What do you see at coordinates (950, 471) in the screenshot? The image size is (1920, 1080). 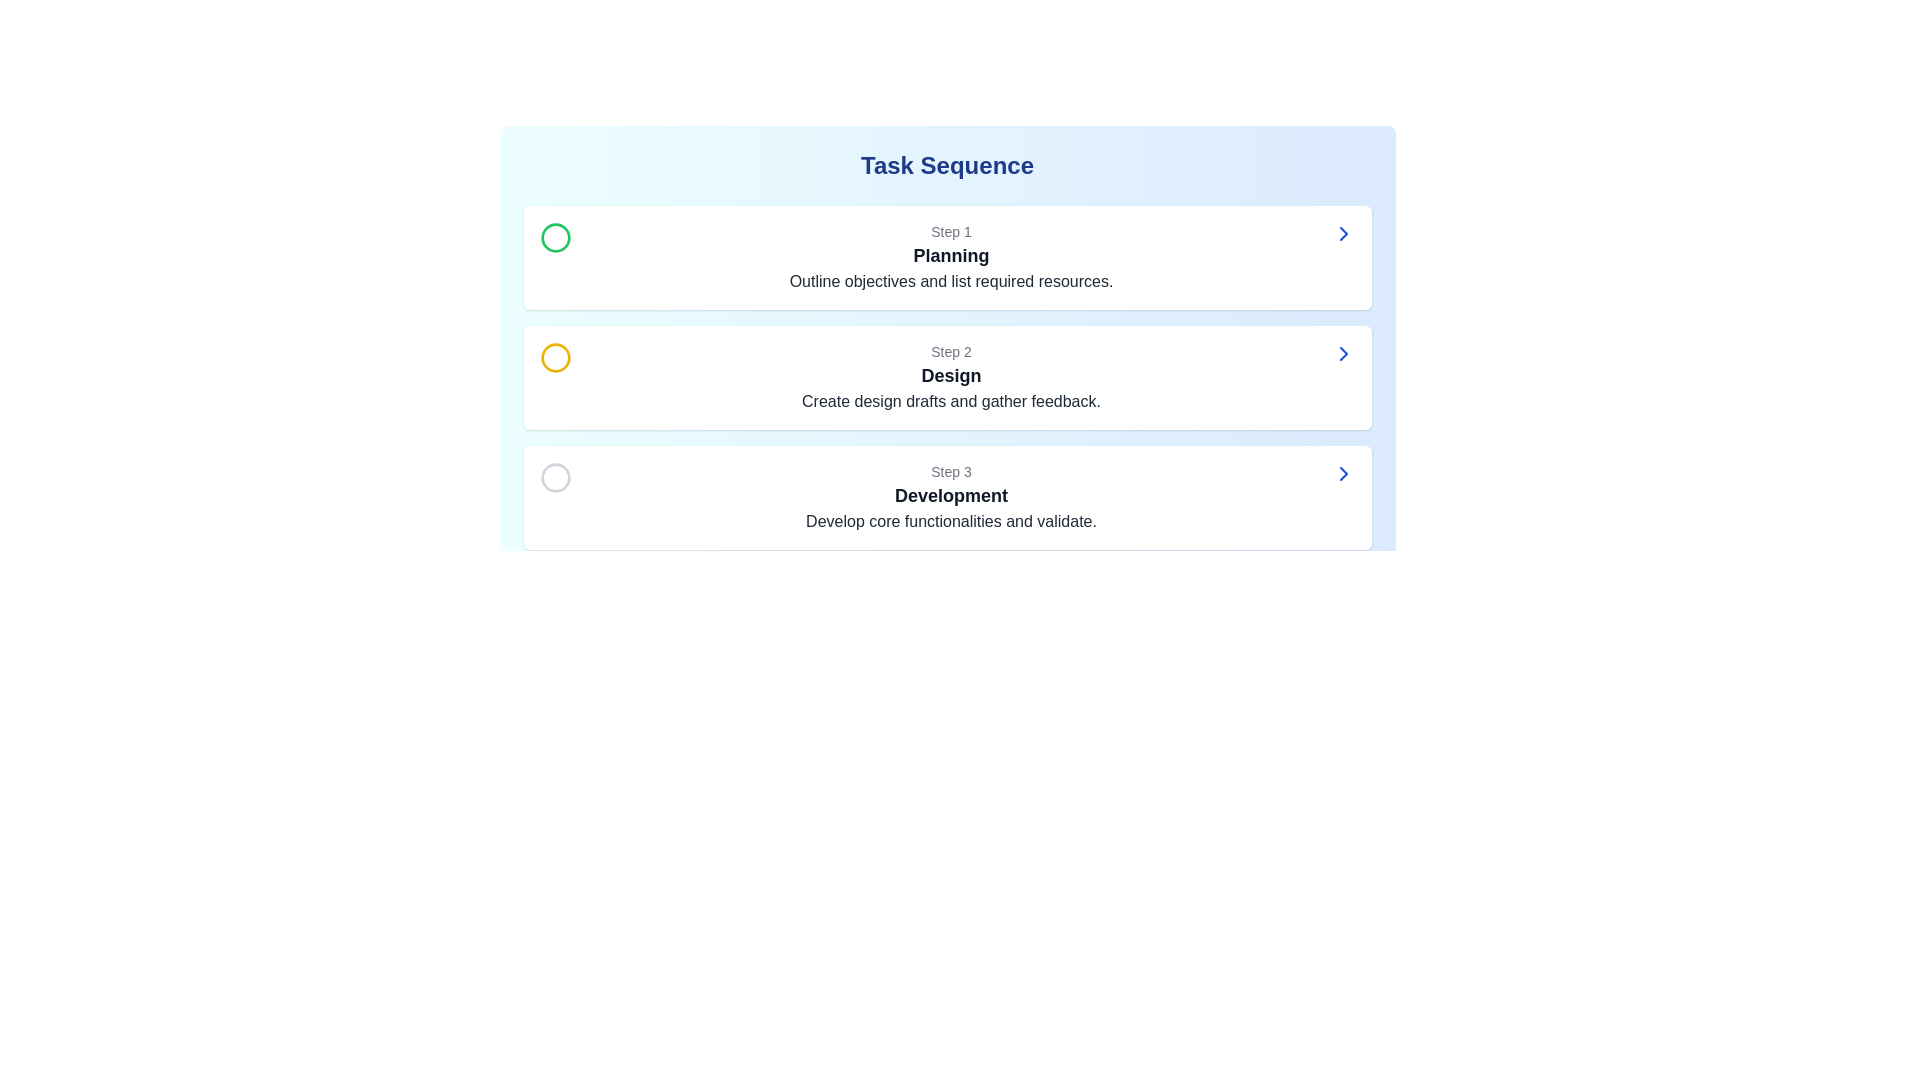 I see `the text label reading 'Step 3', which is a small gray font located above the bold 'Development' label in the third task card` at bounding box center [950, 471].